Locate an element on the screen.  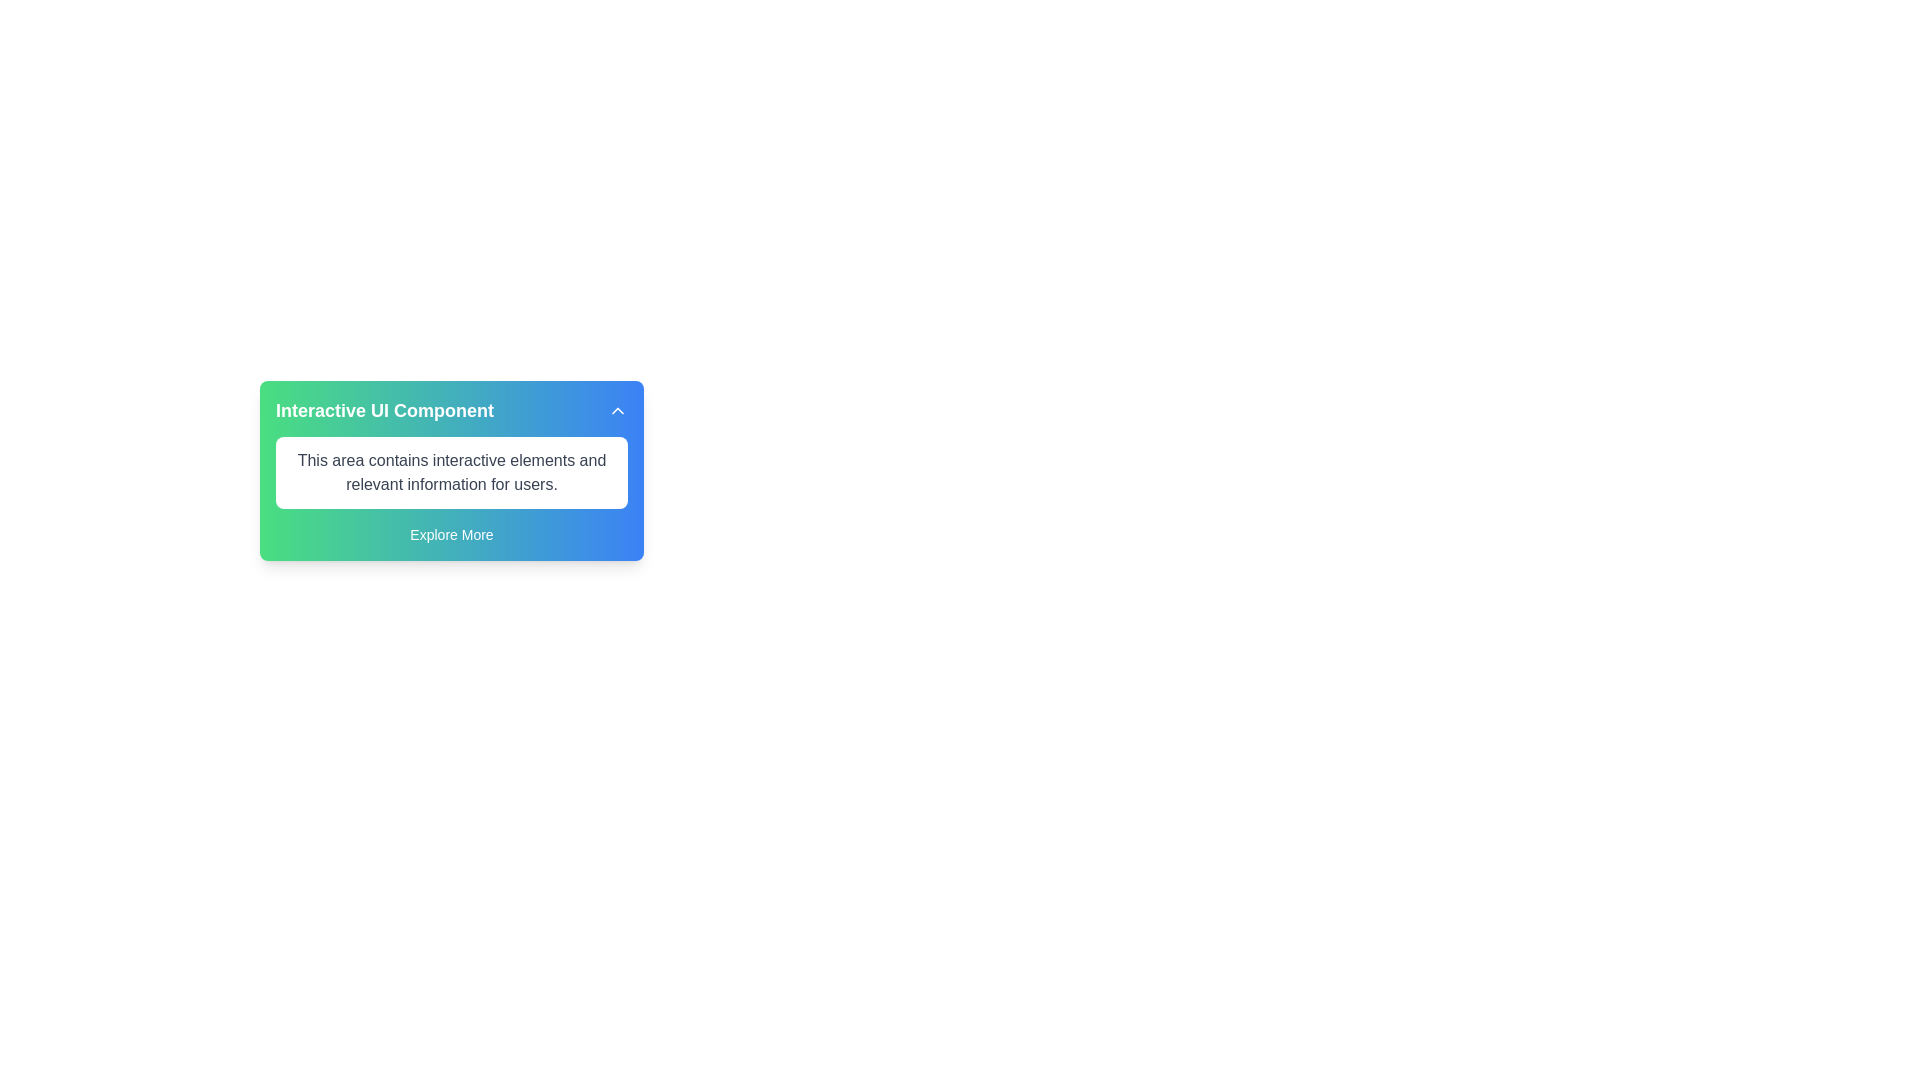
the interactive button located at the top-right corner of the 'Interactive UI Component' is located at coordinates (617, 410).